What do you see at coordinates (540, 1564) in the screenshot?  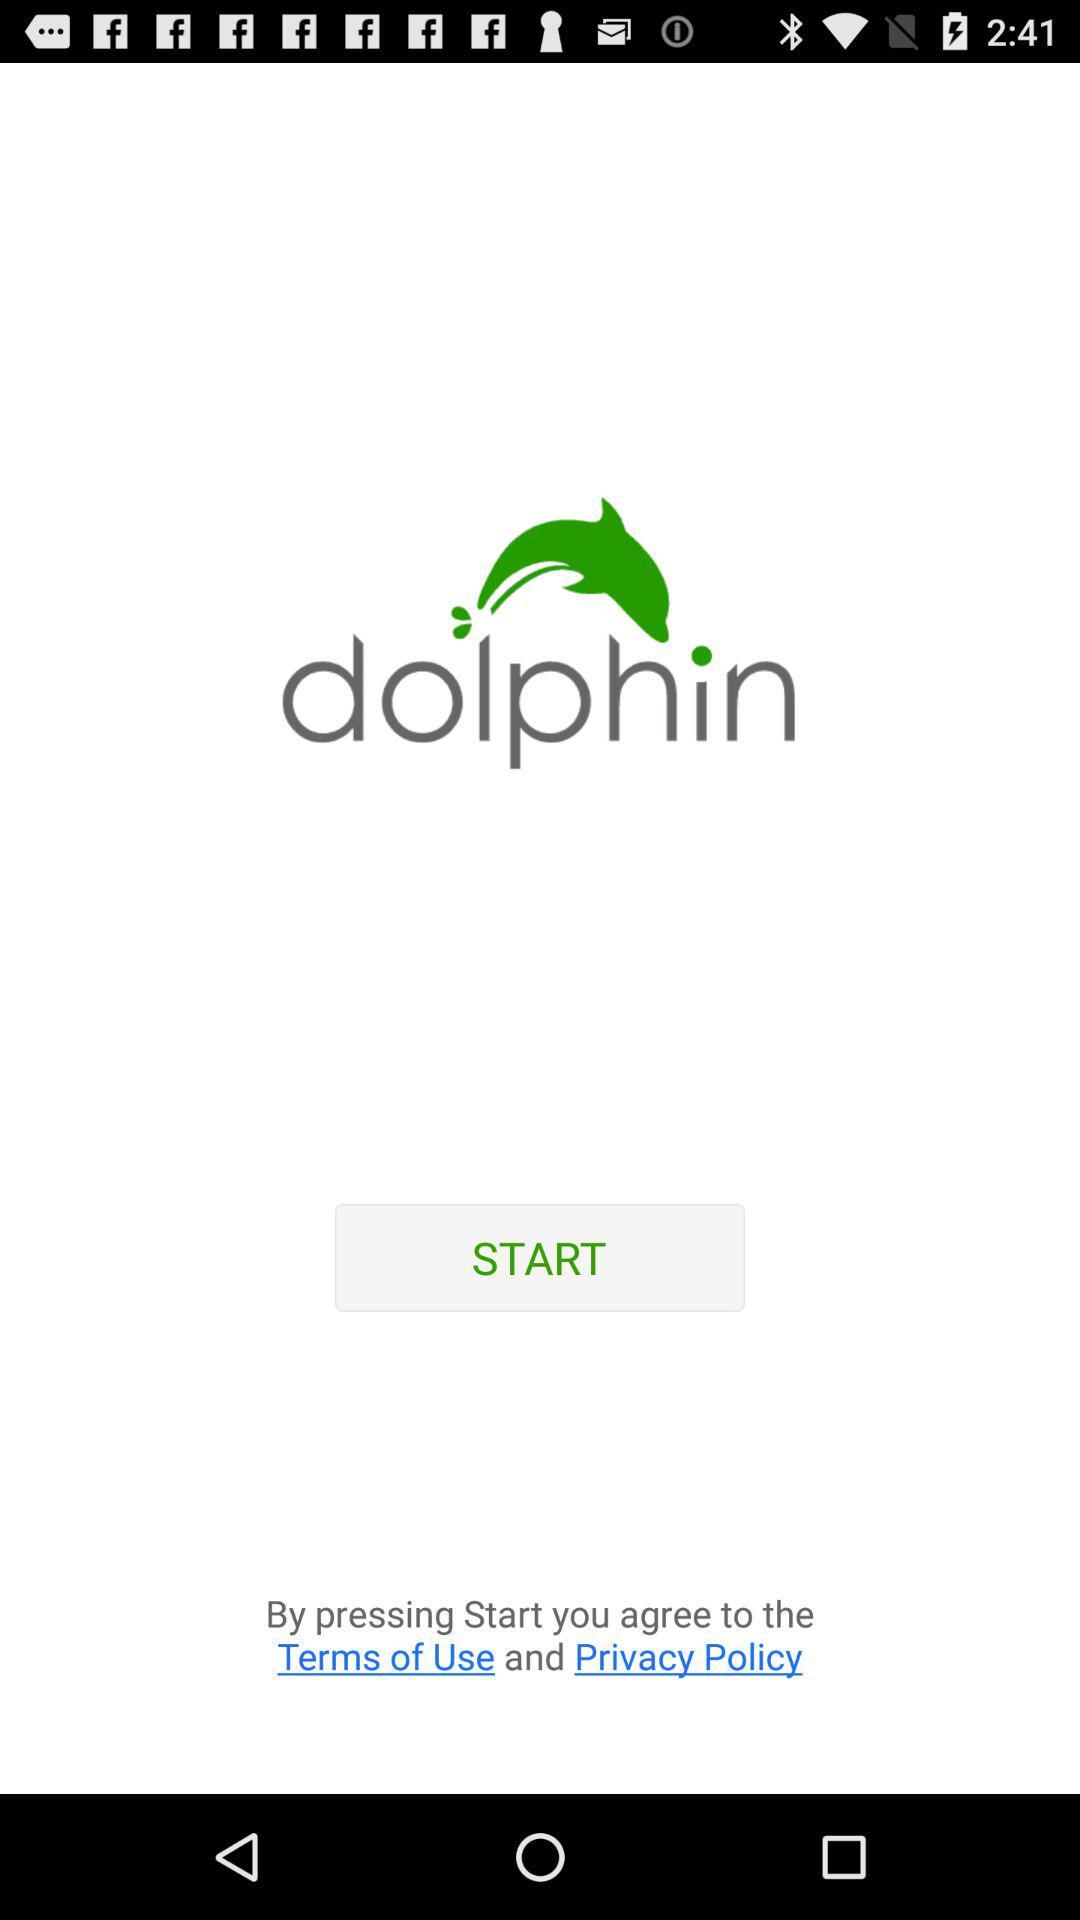 I see `the app at the bottom` at bounding box center [540, 1564].